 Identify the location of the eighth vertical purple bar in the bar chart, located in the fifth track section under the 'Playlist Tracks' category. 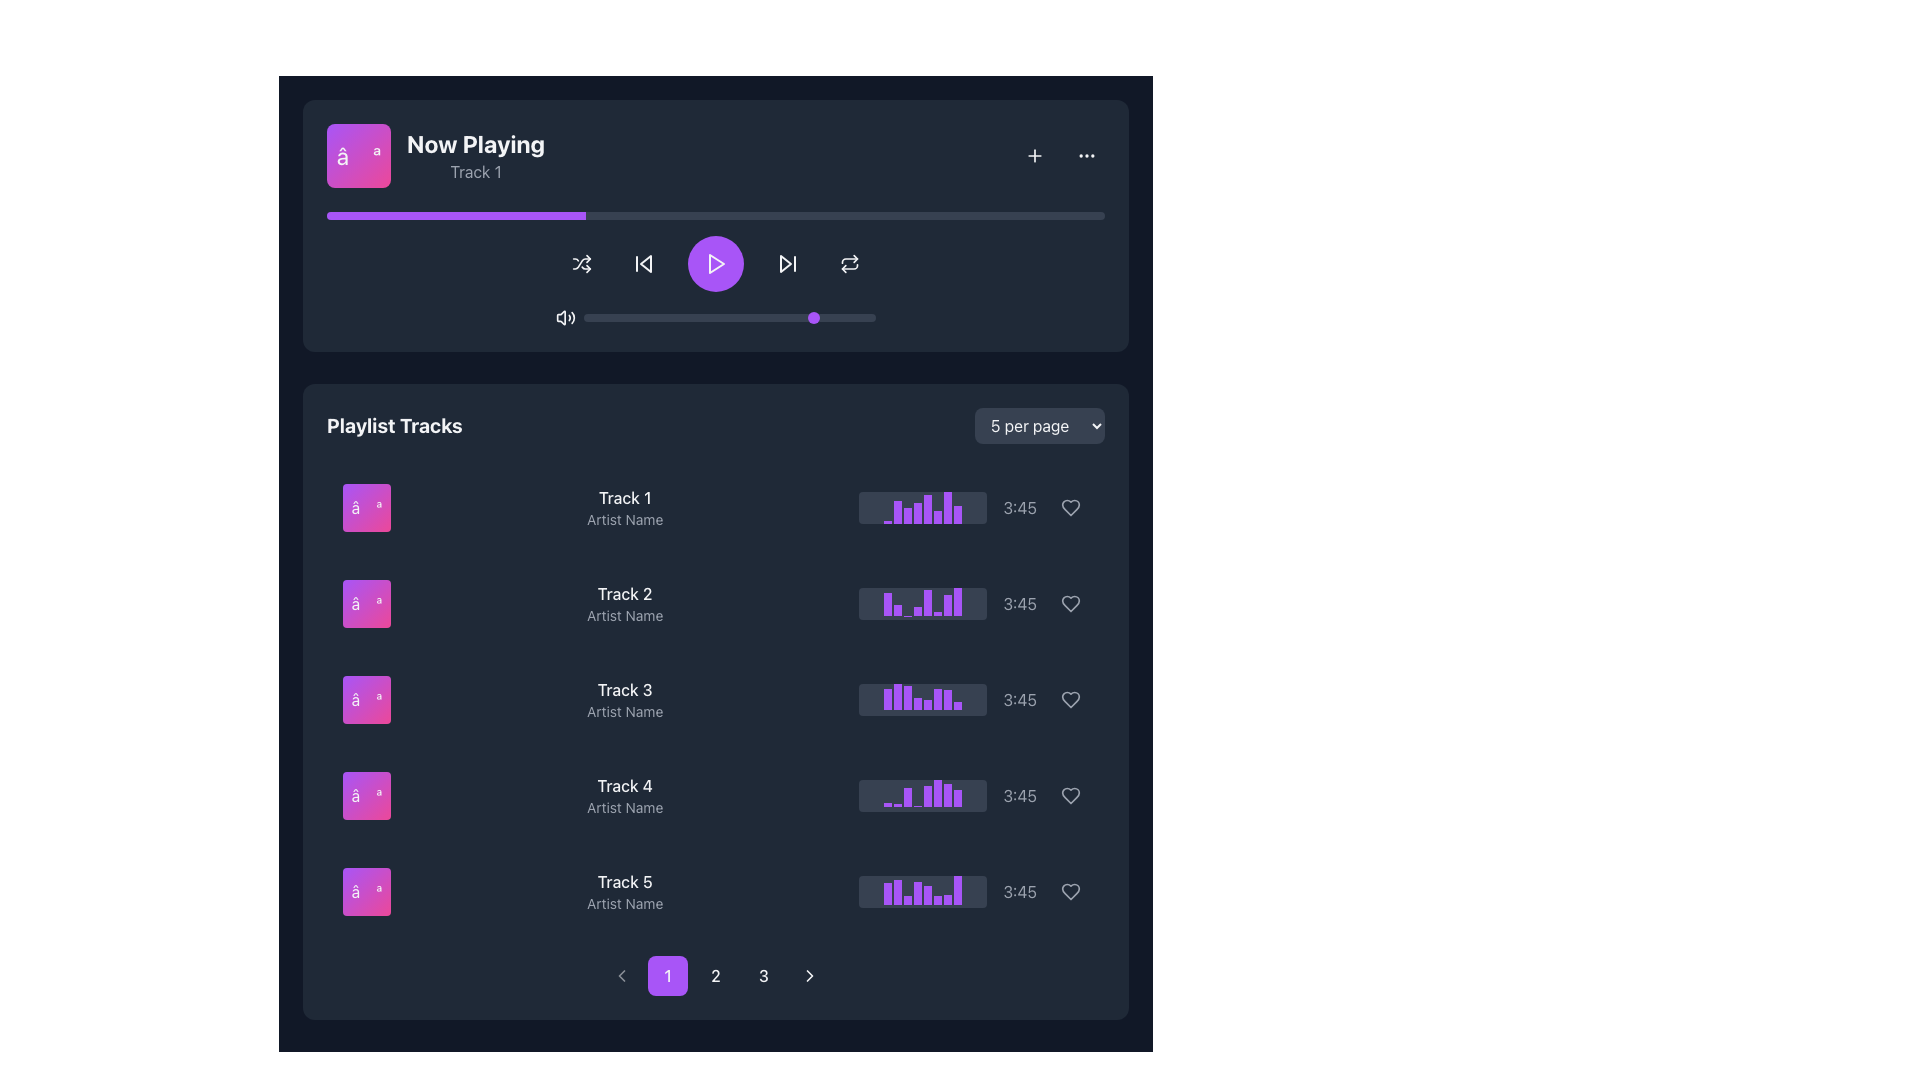
(957, 889).